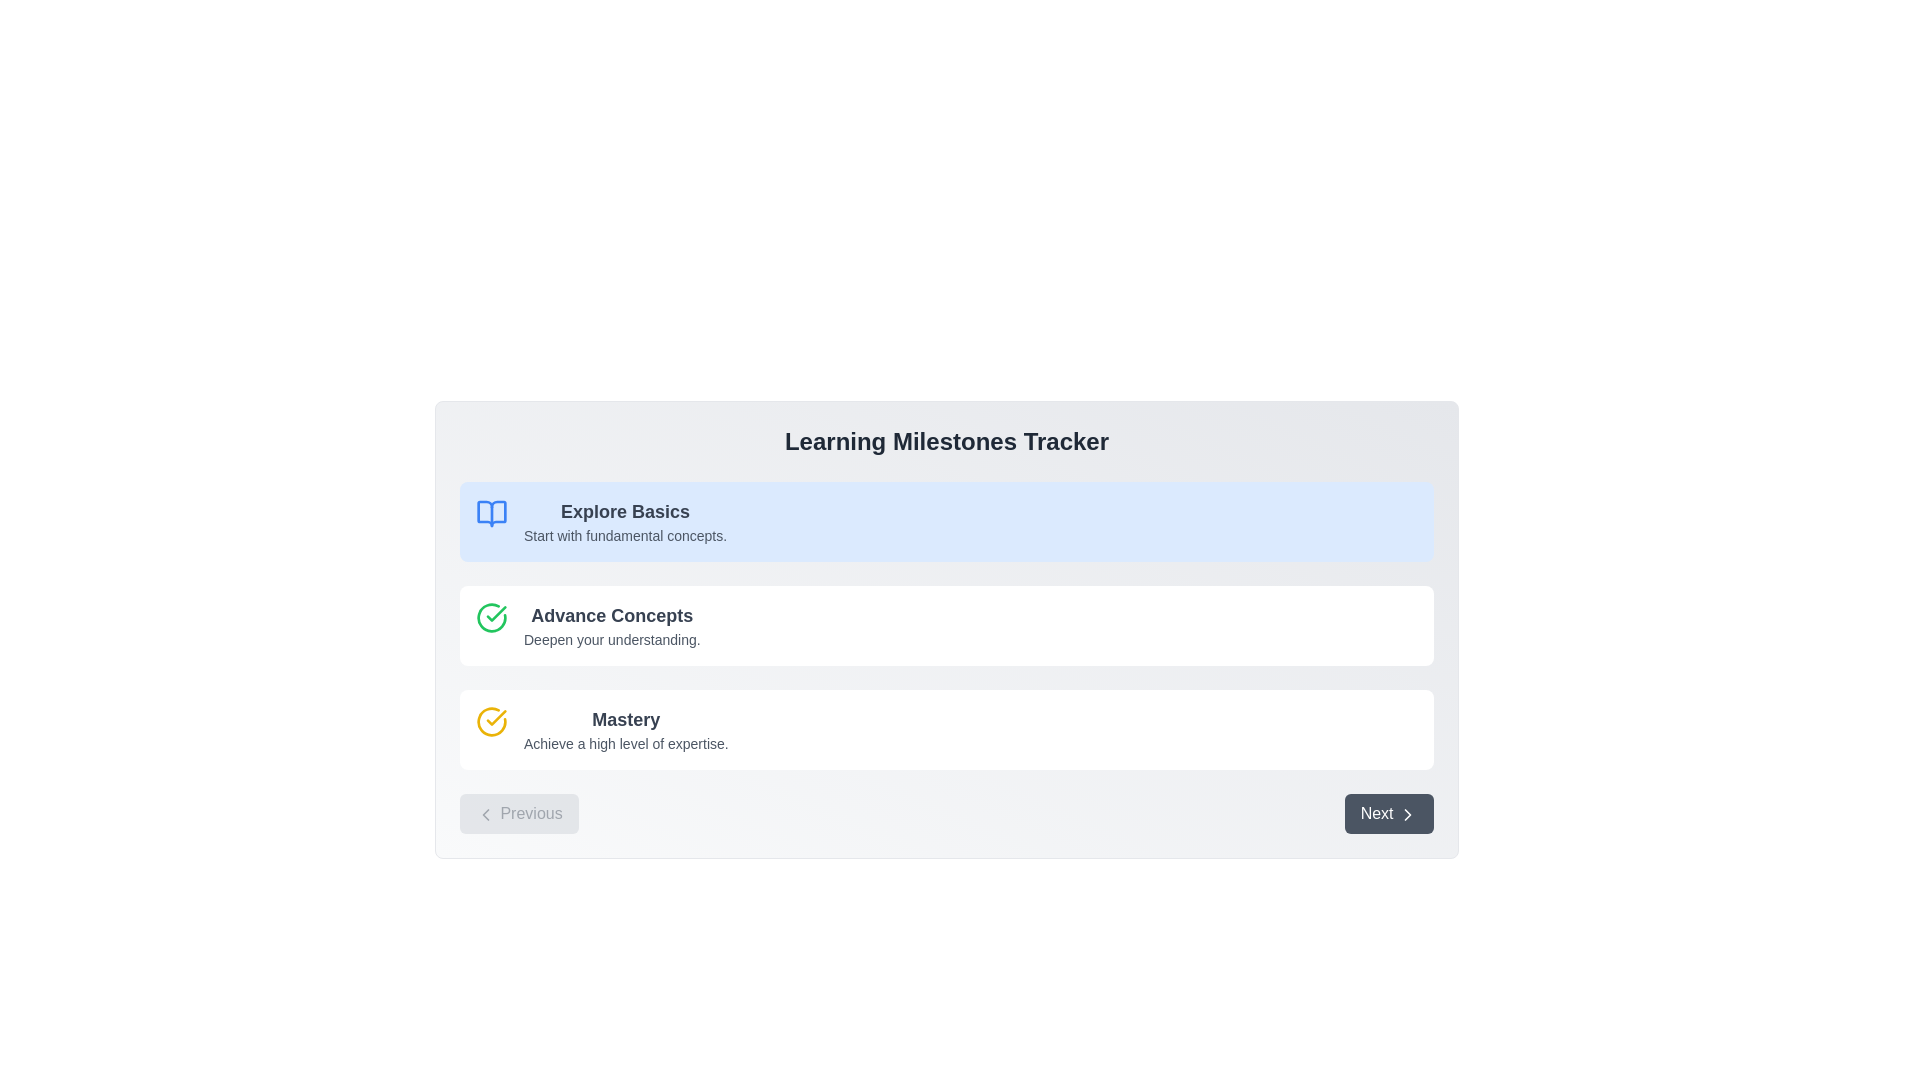 Image resolution: width=1920 pixels, height=1080 pixels. I want to click on the blue minimalist book icon located at the leftmost part of the 'Explore Basics' section, aligned with the text 'Explore Basics' and its subtitle, so click(491, 512).